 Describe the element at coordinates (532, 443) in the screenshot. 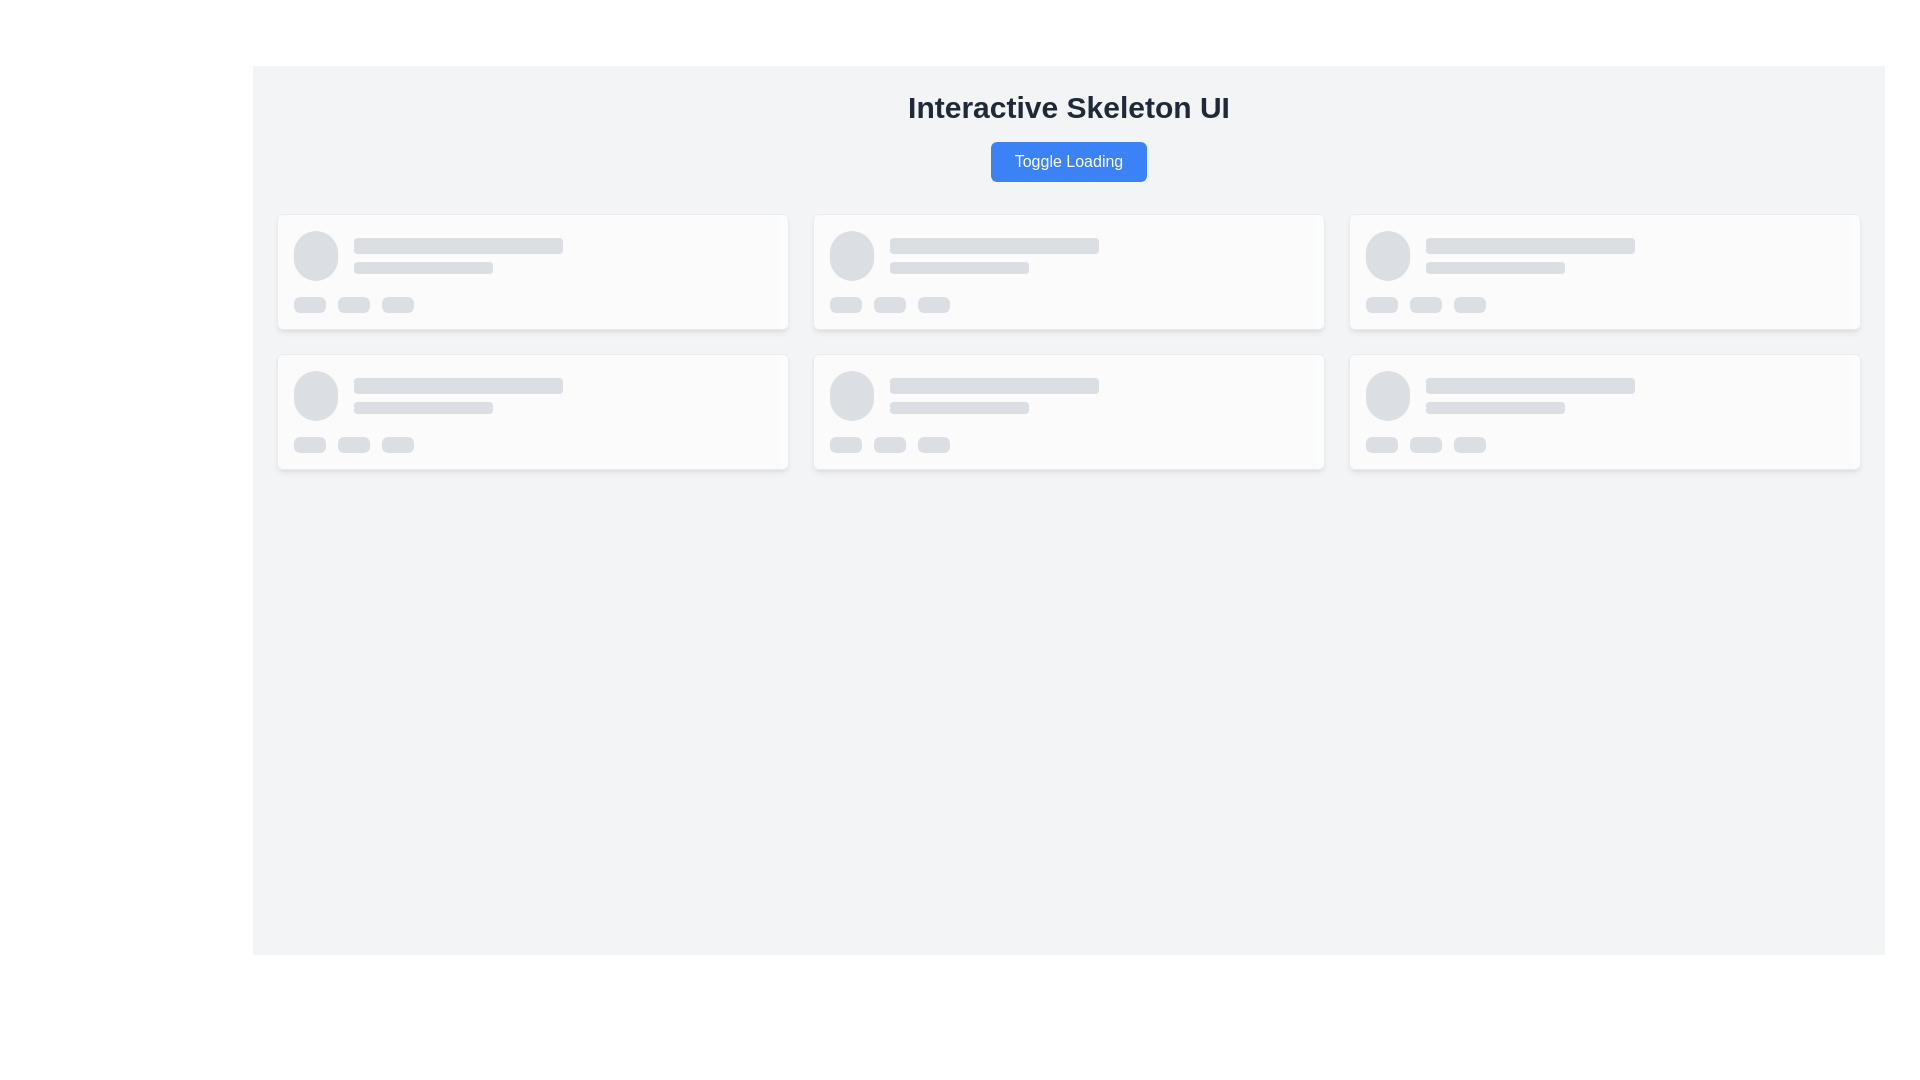

I see `the buttons within the horizontal Button Group located in the bottom section of a card, which features three small rounded gray buttons aligned evenly` at that location.